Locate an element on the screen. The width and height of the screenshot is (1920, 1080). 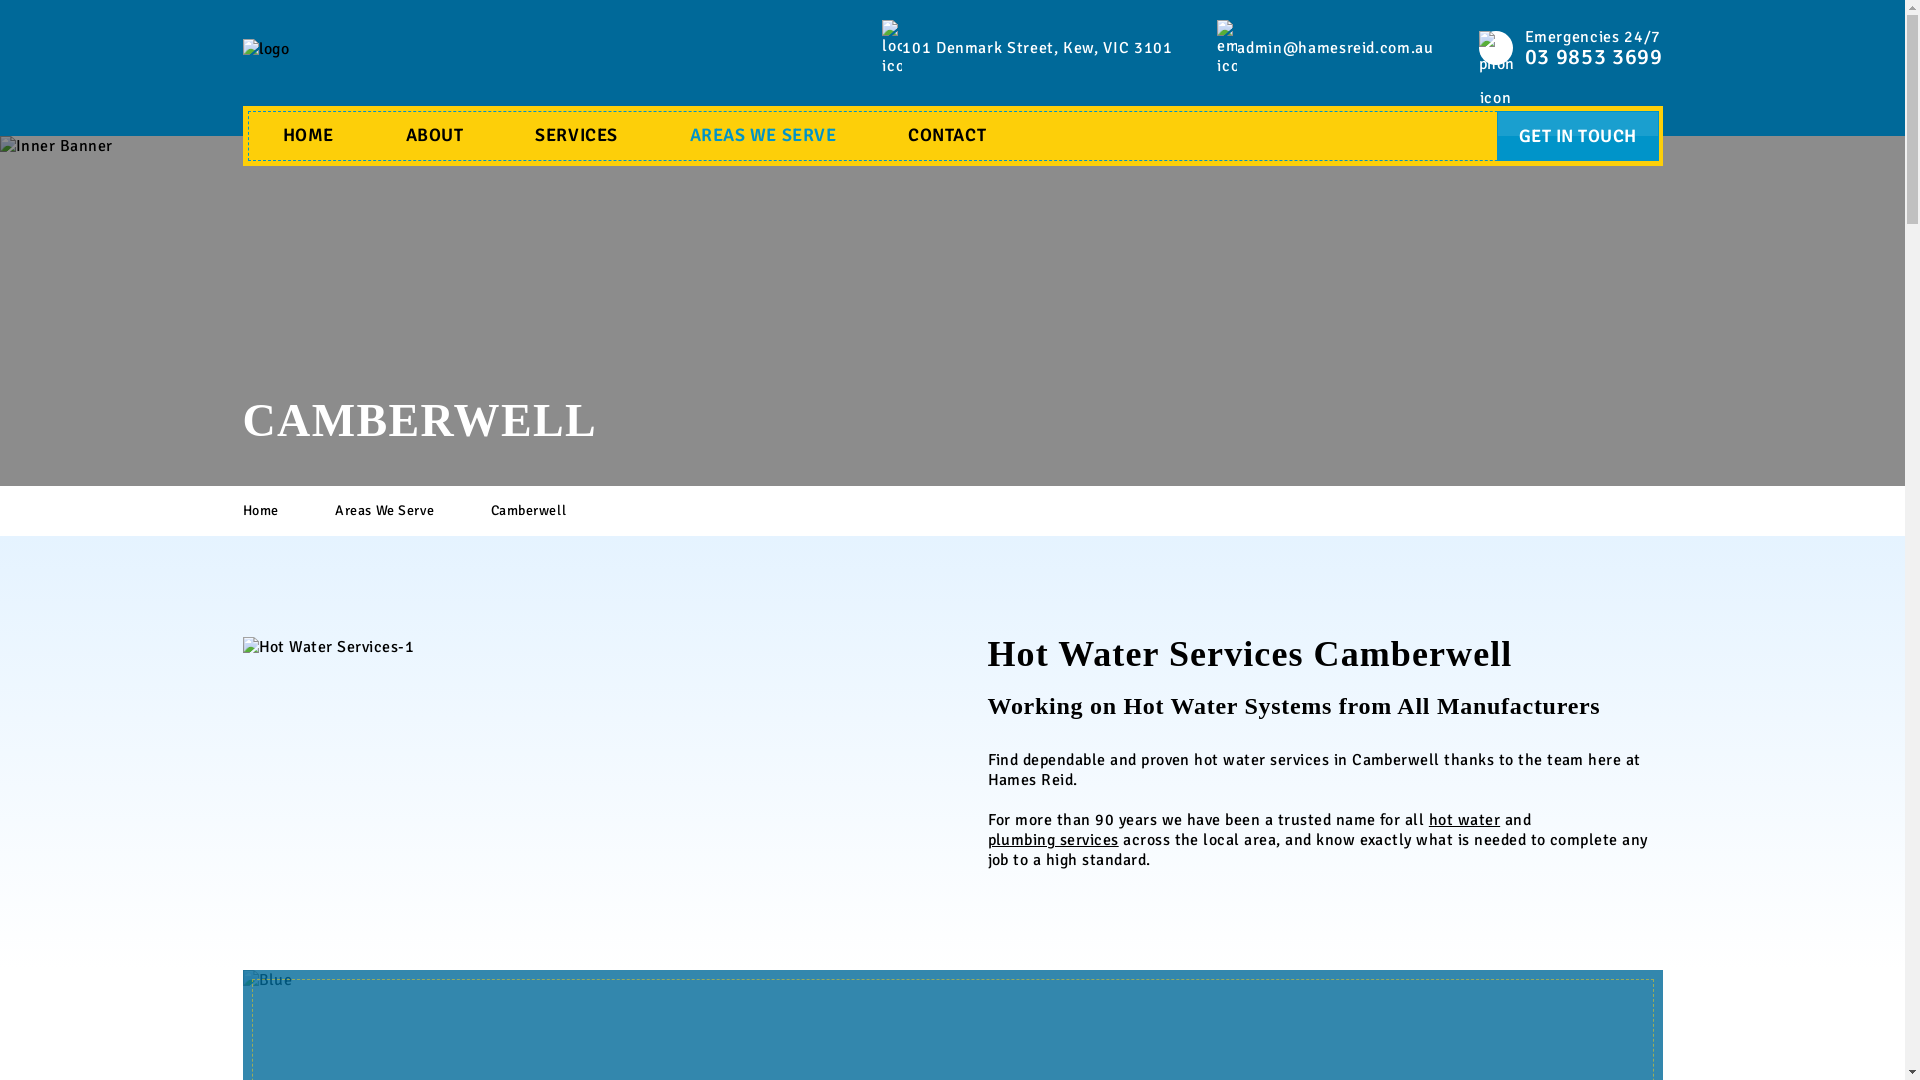
'CONTACT' is located at coordinates (906, 135).